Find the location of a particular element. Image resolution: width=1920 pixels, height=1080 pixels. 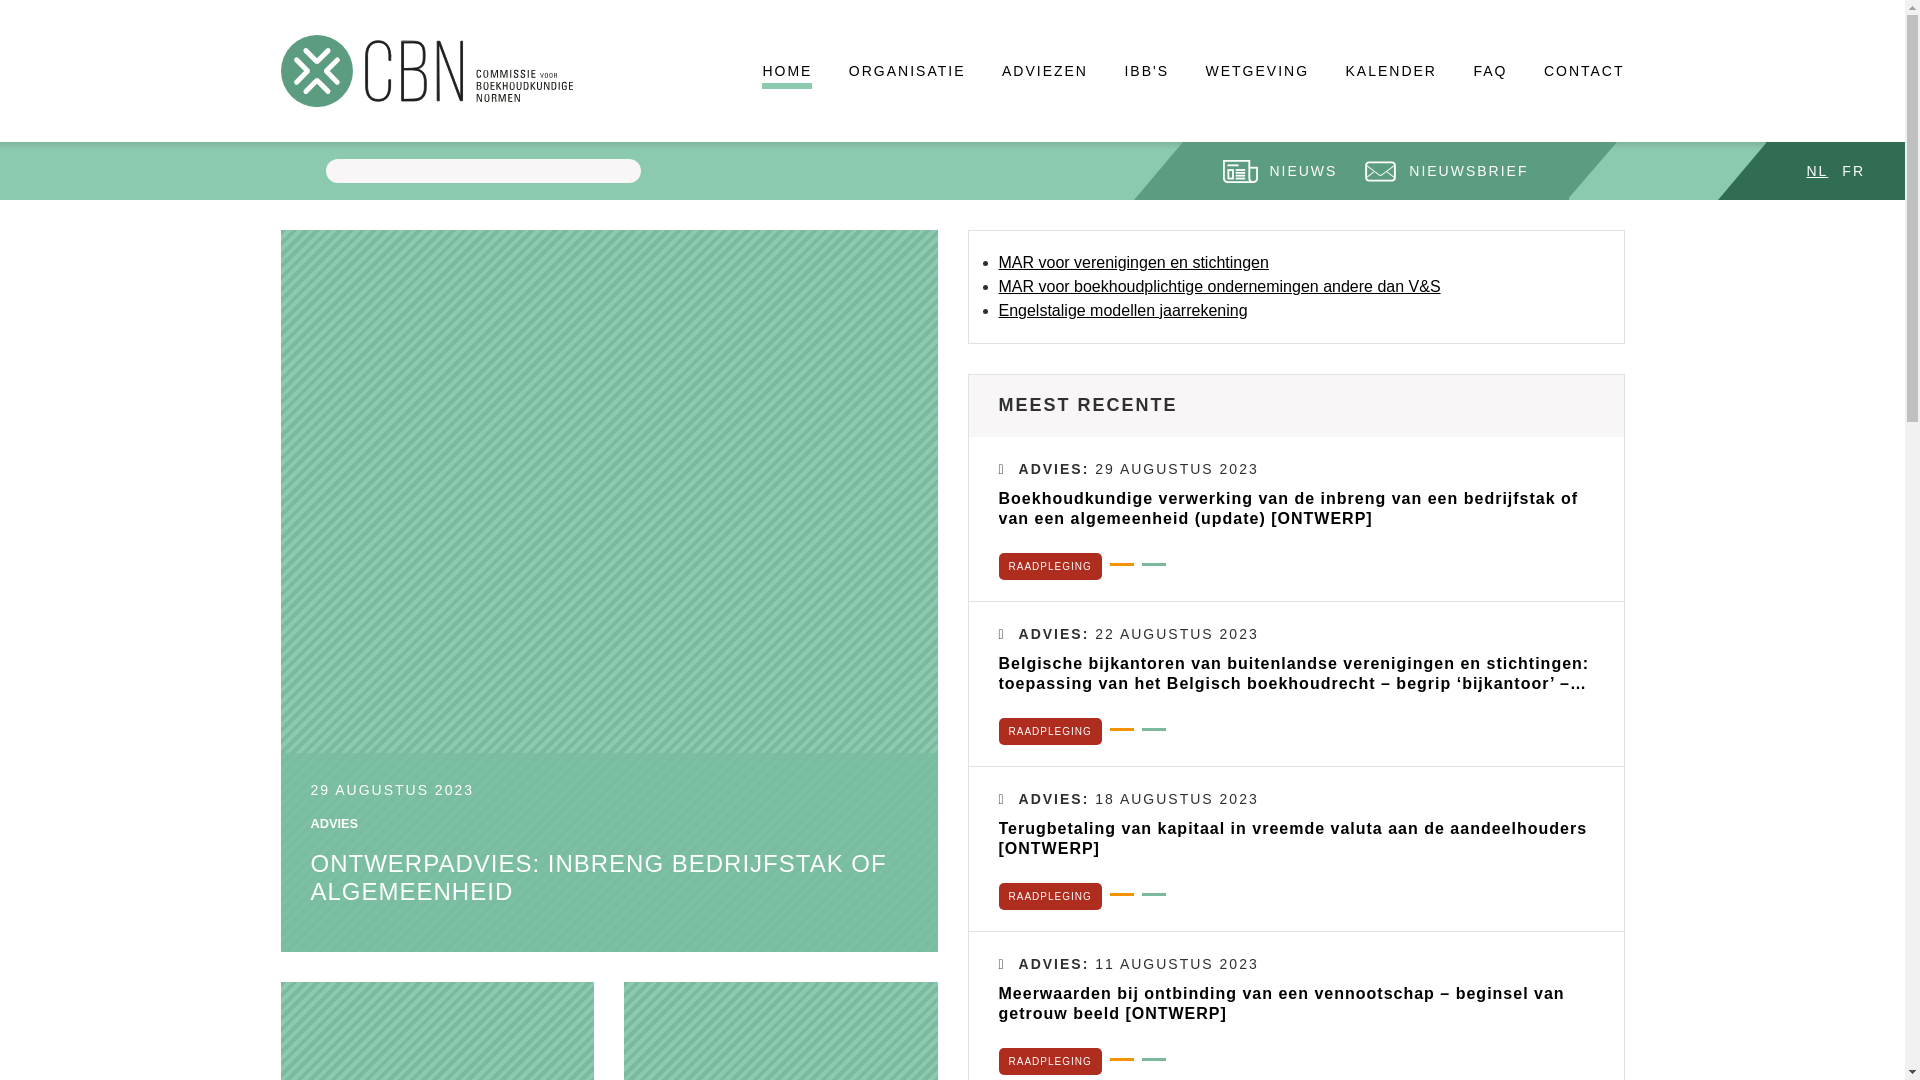

'CONTACT' is located at coordinates (1583, 72).